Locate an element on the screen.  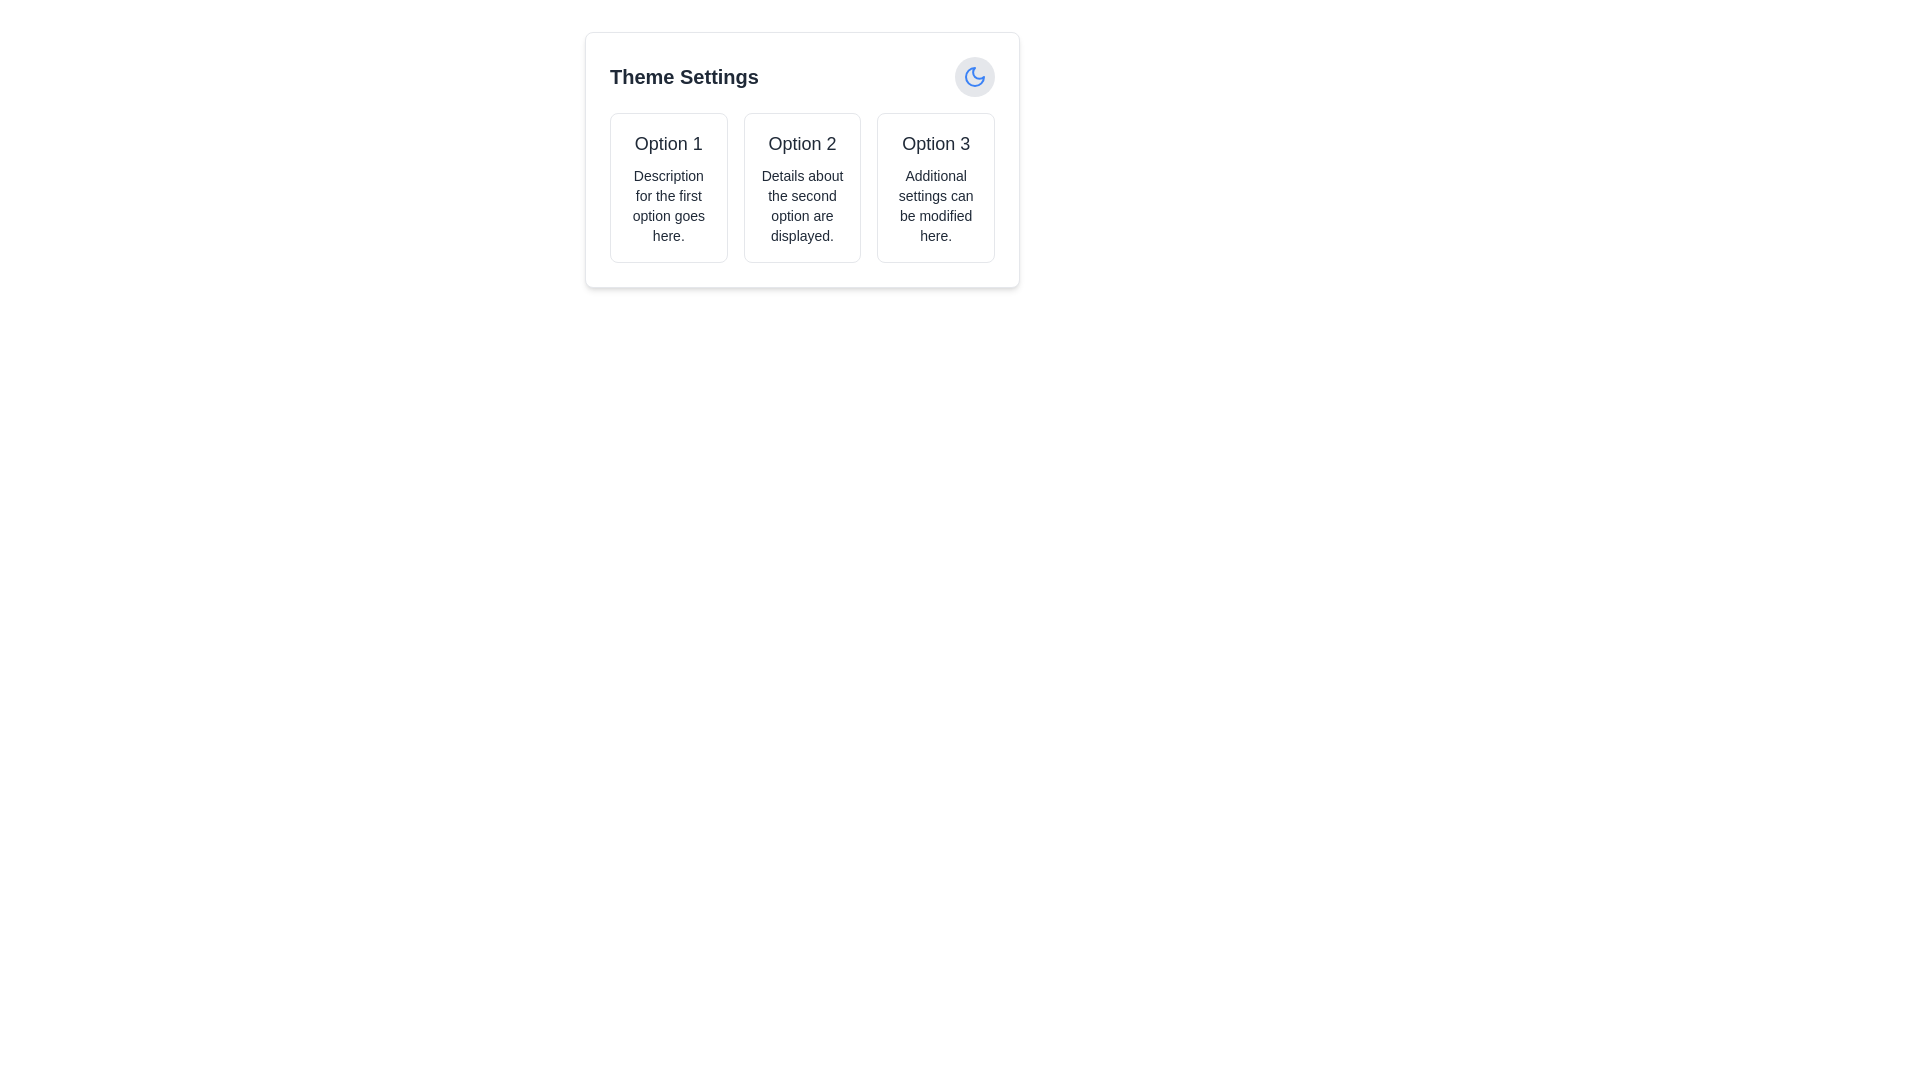
the text label displaying 'Option 3', which is prominently styled in black and located at the top center of the third option card is located at coordinates (935, 142).